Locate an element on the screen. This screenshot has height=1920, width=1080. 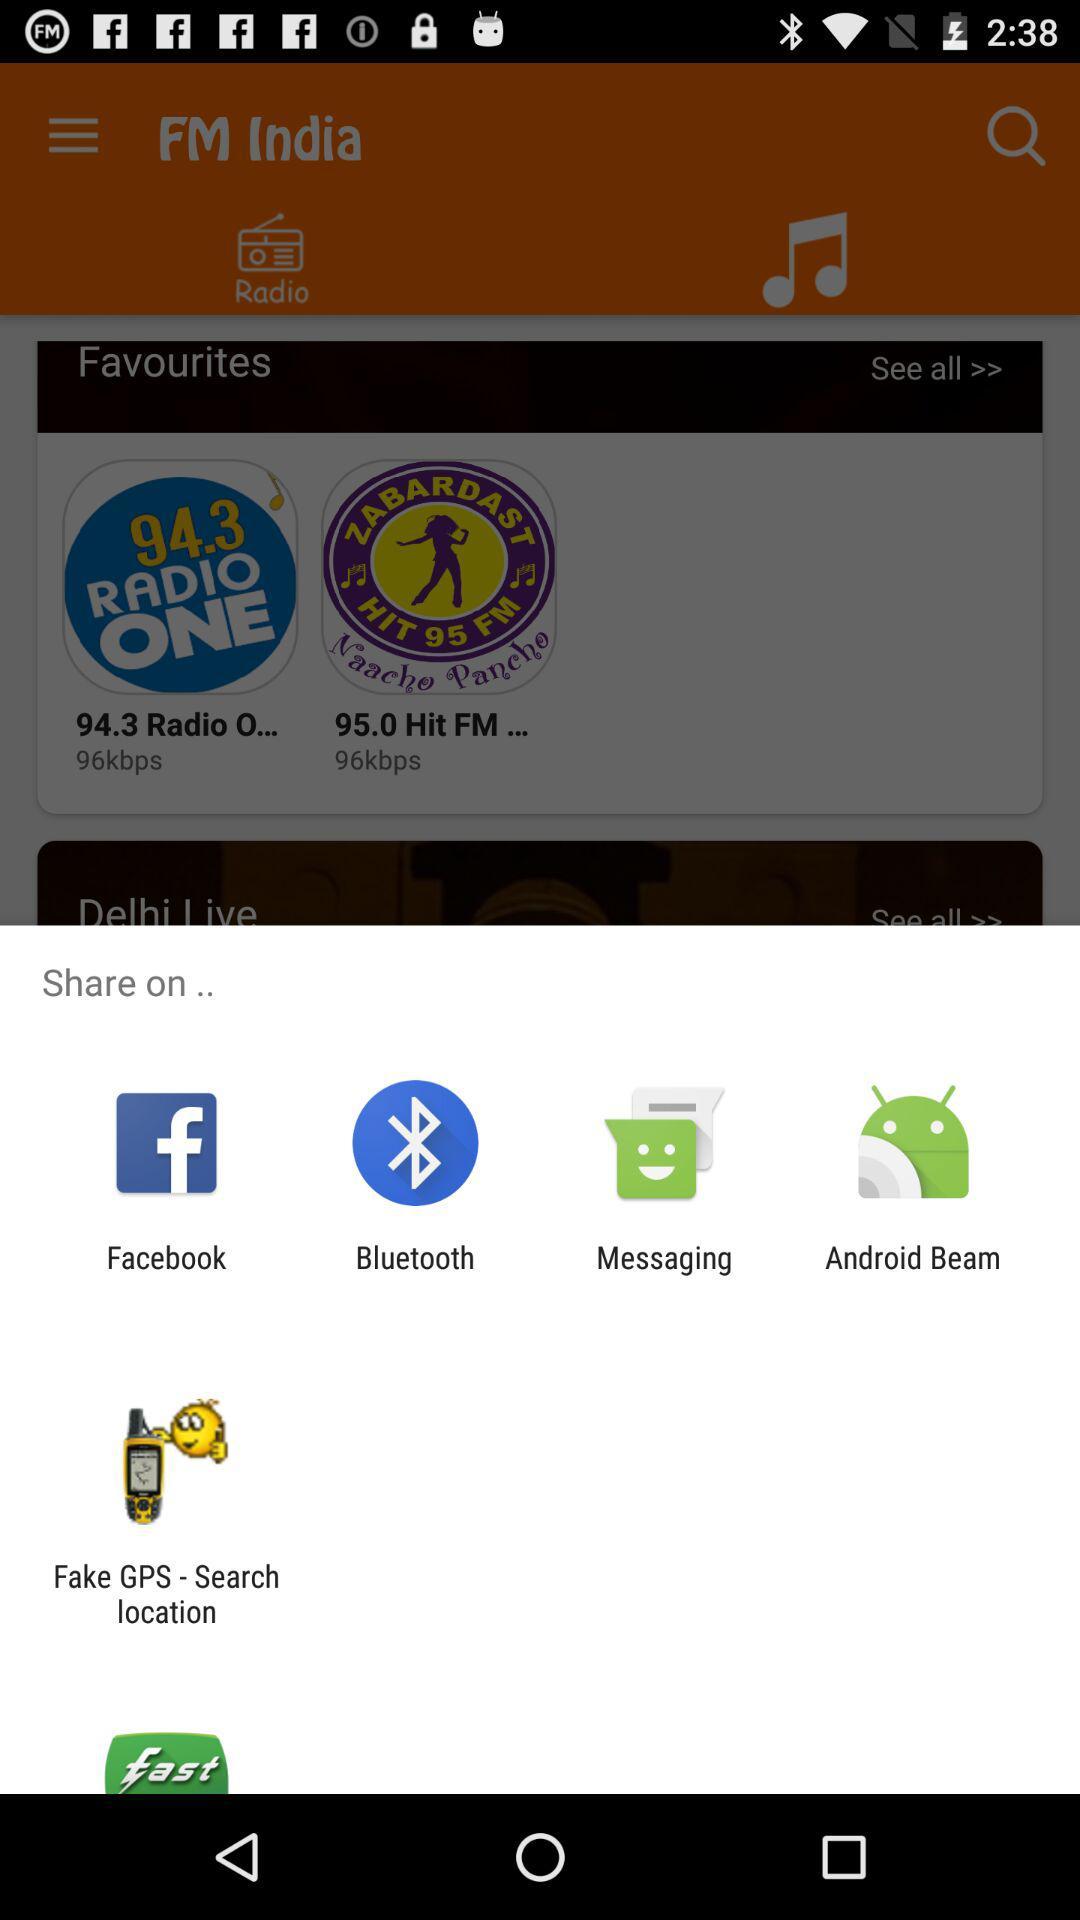
item to the right of the facebook icon is located at coordinates (414, 1274).